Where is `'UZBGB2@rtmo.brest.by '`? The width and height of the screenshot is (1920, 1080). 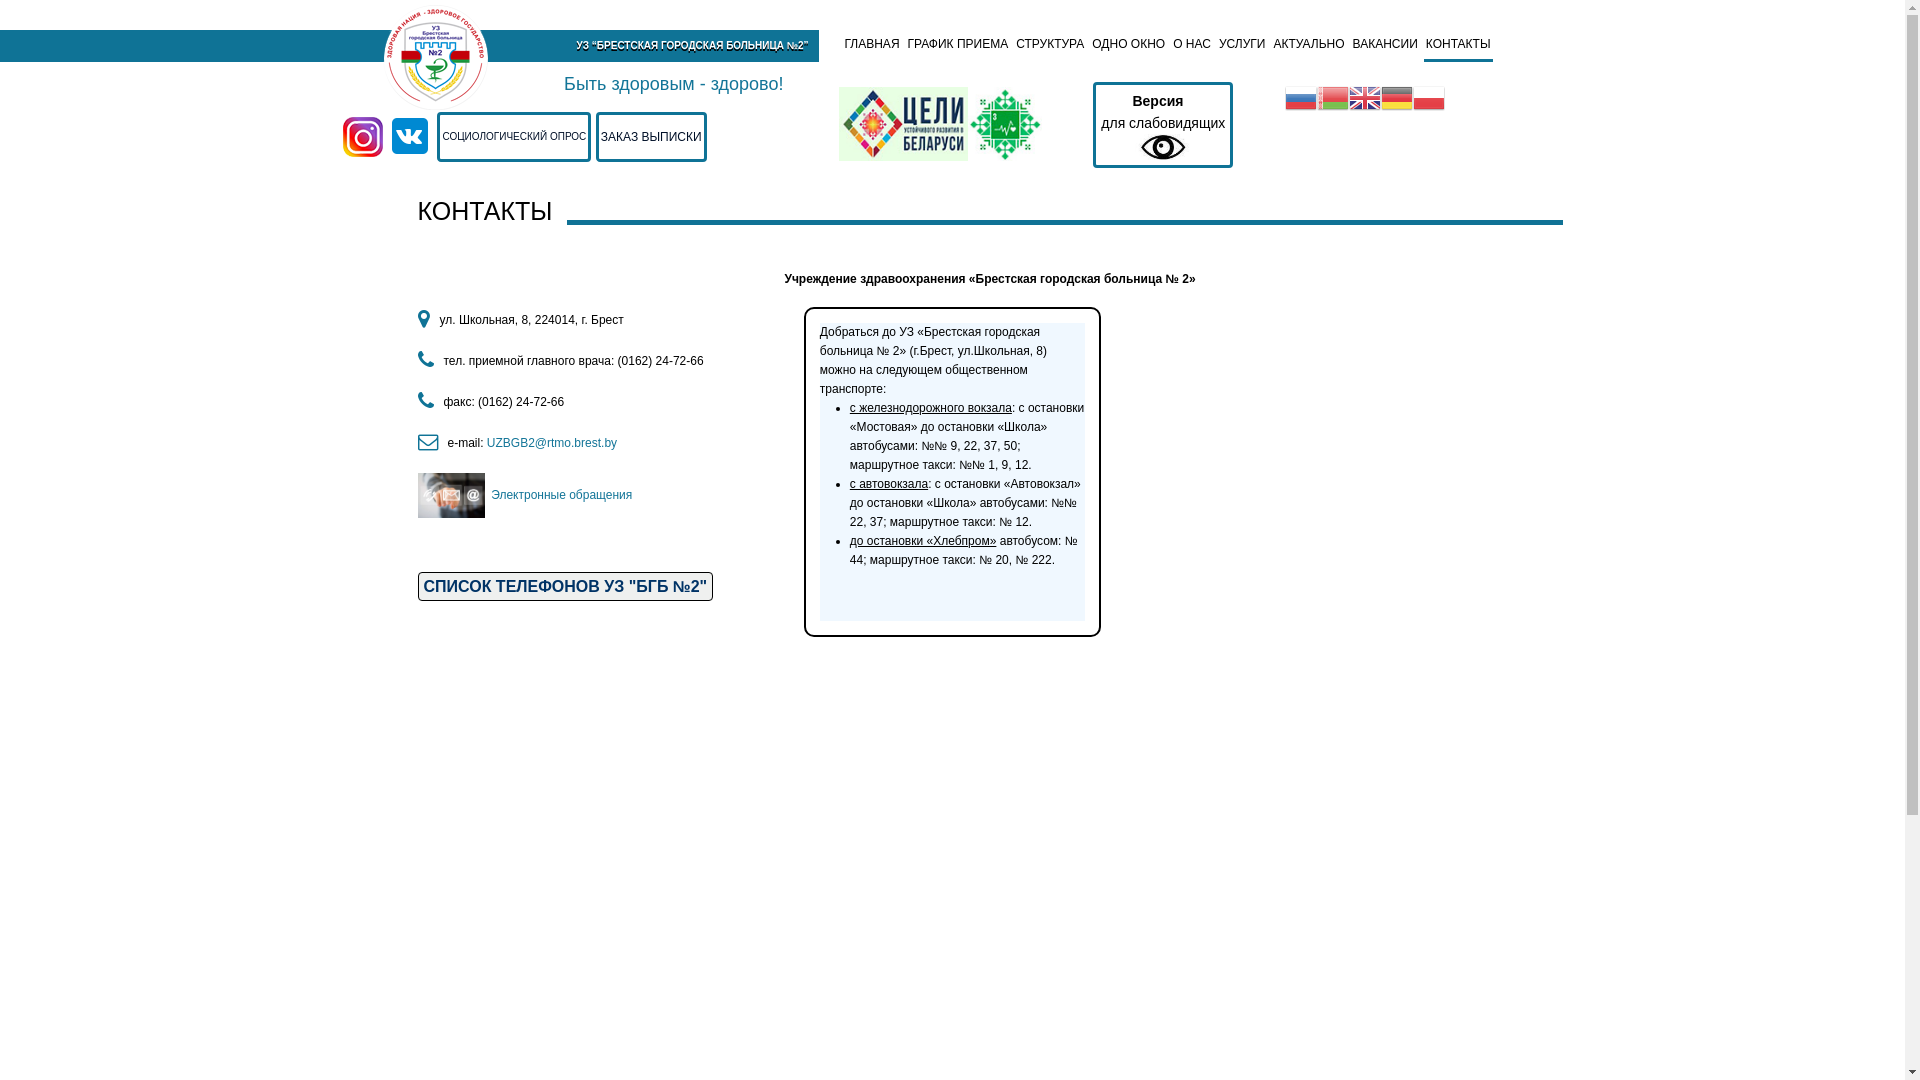
'UZBGB2@rtmo.brest.by ' is located at coordinates (553, 442).